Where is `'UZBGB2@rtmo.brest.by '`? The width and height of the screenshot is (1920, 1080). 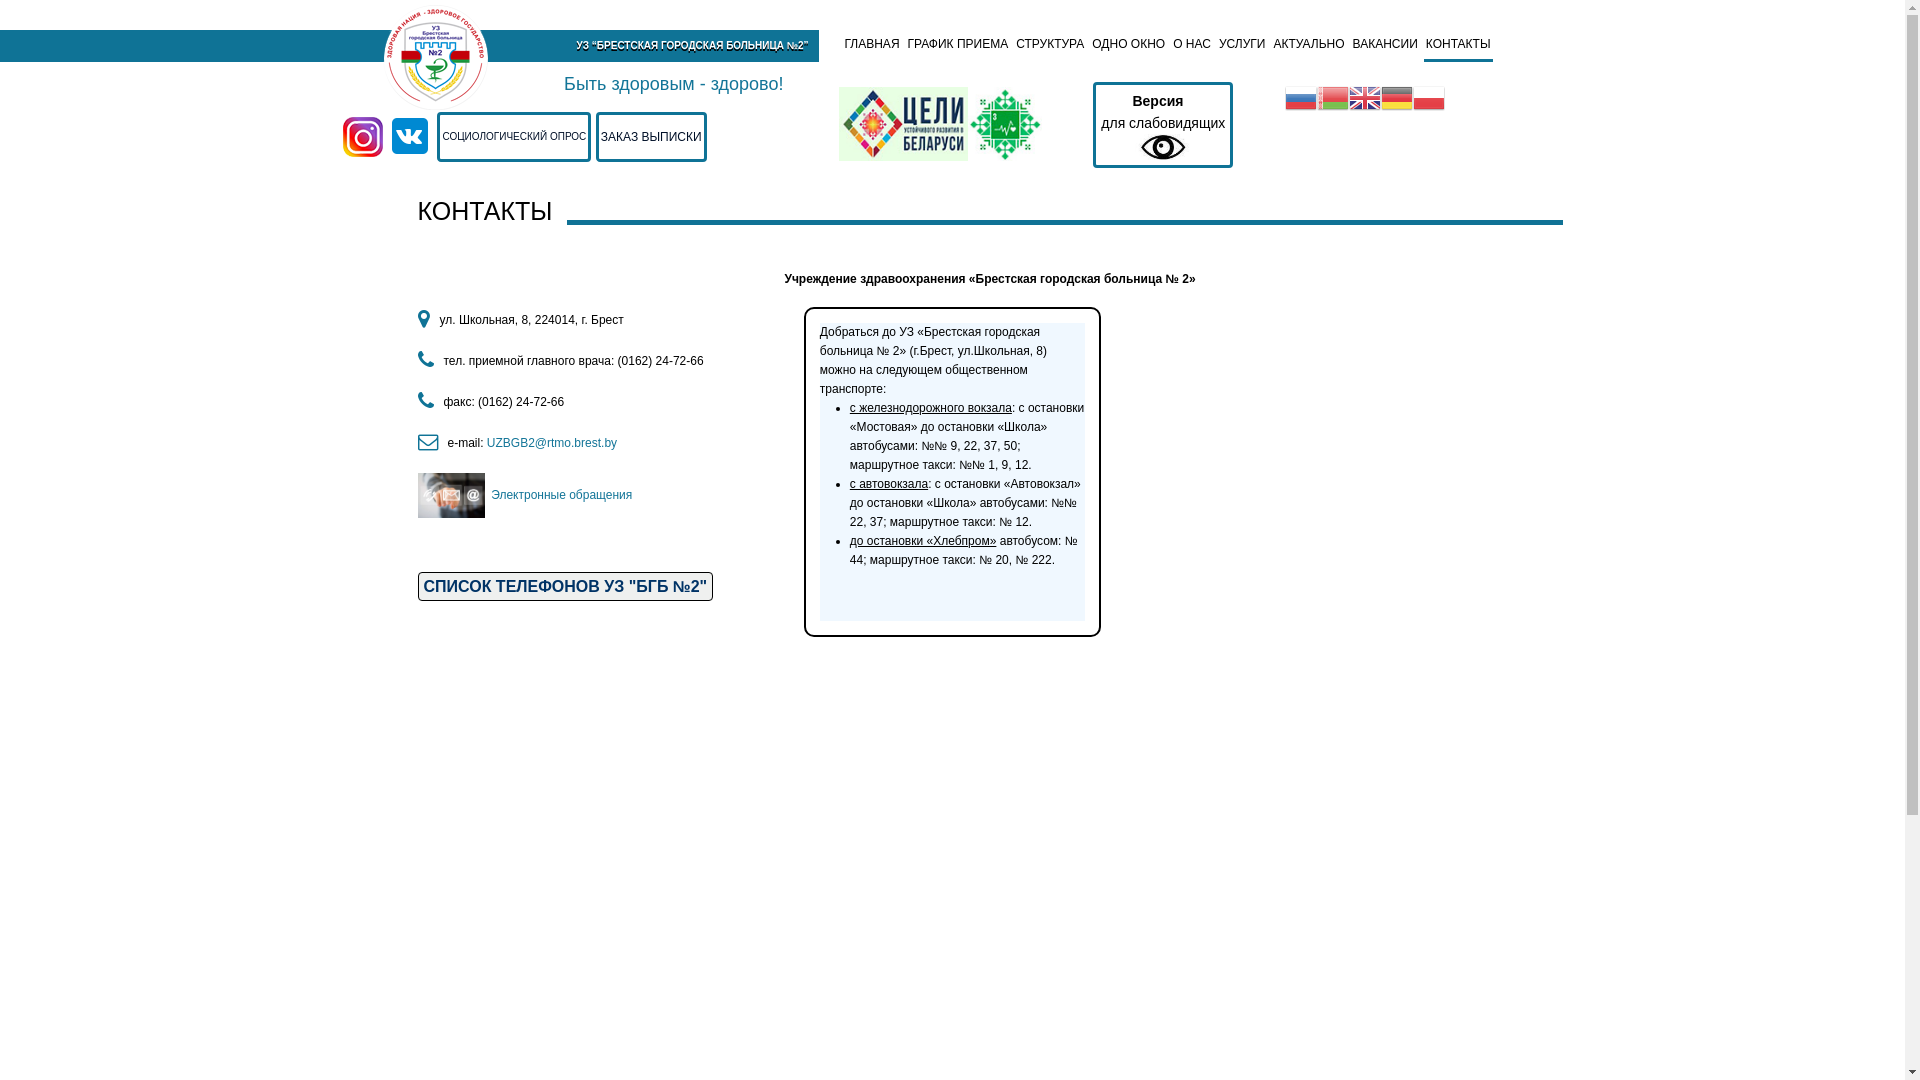
'UZBGB2@rtmo.brest.by ' is located at coordinates (553, 442).